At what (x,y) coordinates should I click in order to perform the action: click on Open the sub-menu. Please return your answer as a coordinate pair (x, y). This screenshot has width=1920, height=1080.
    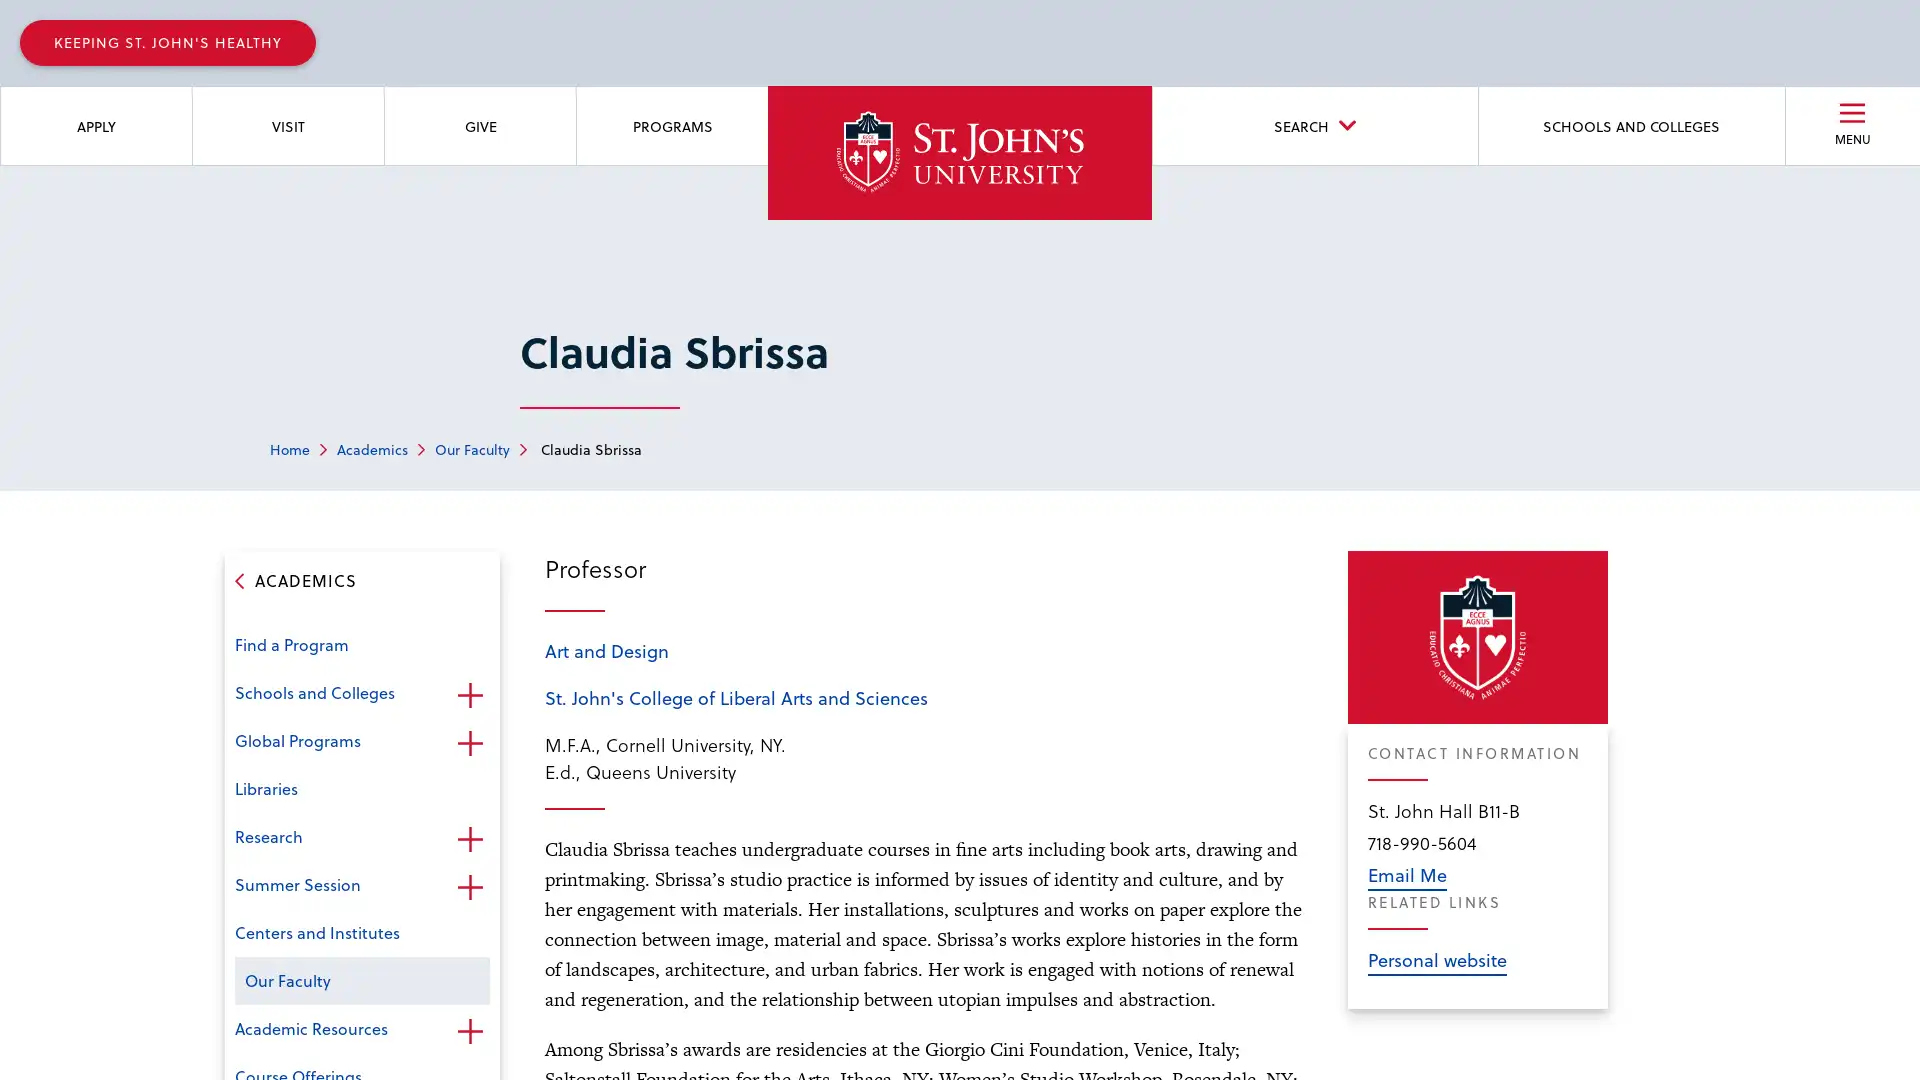
    Looking at the image, I should click on (469, 1030).